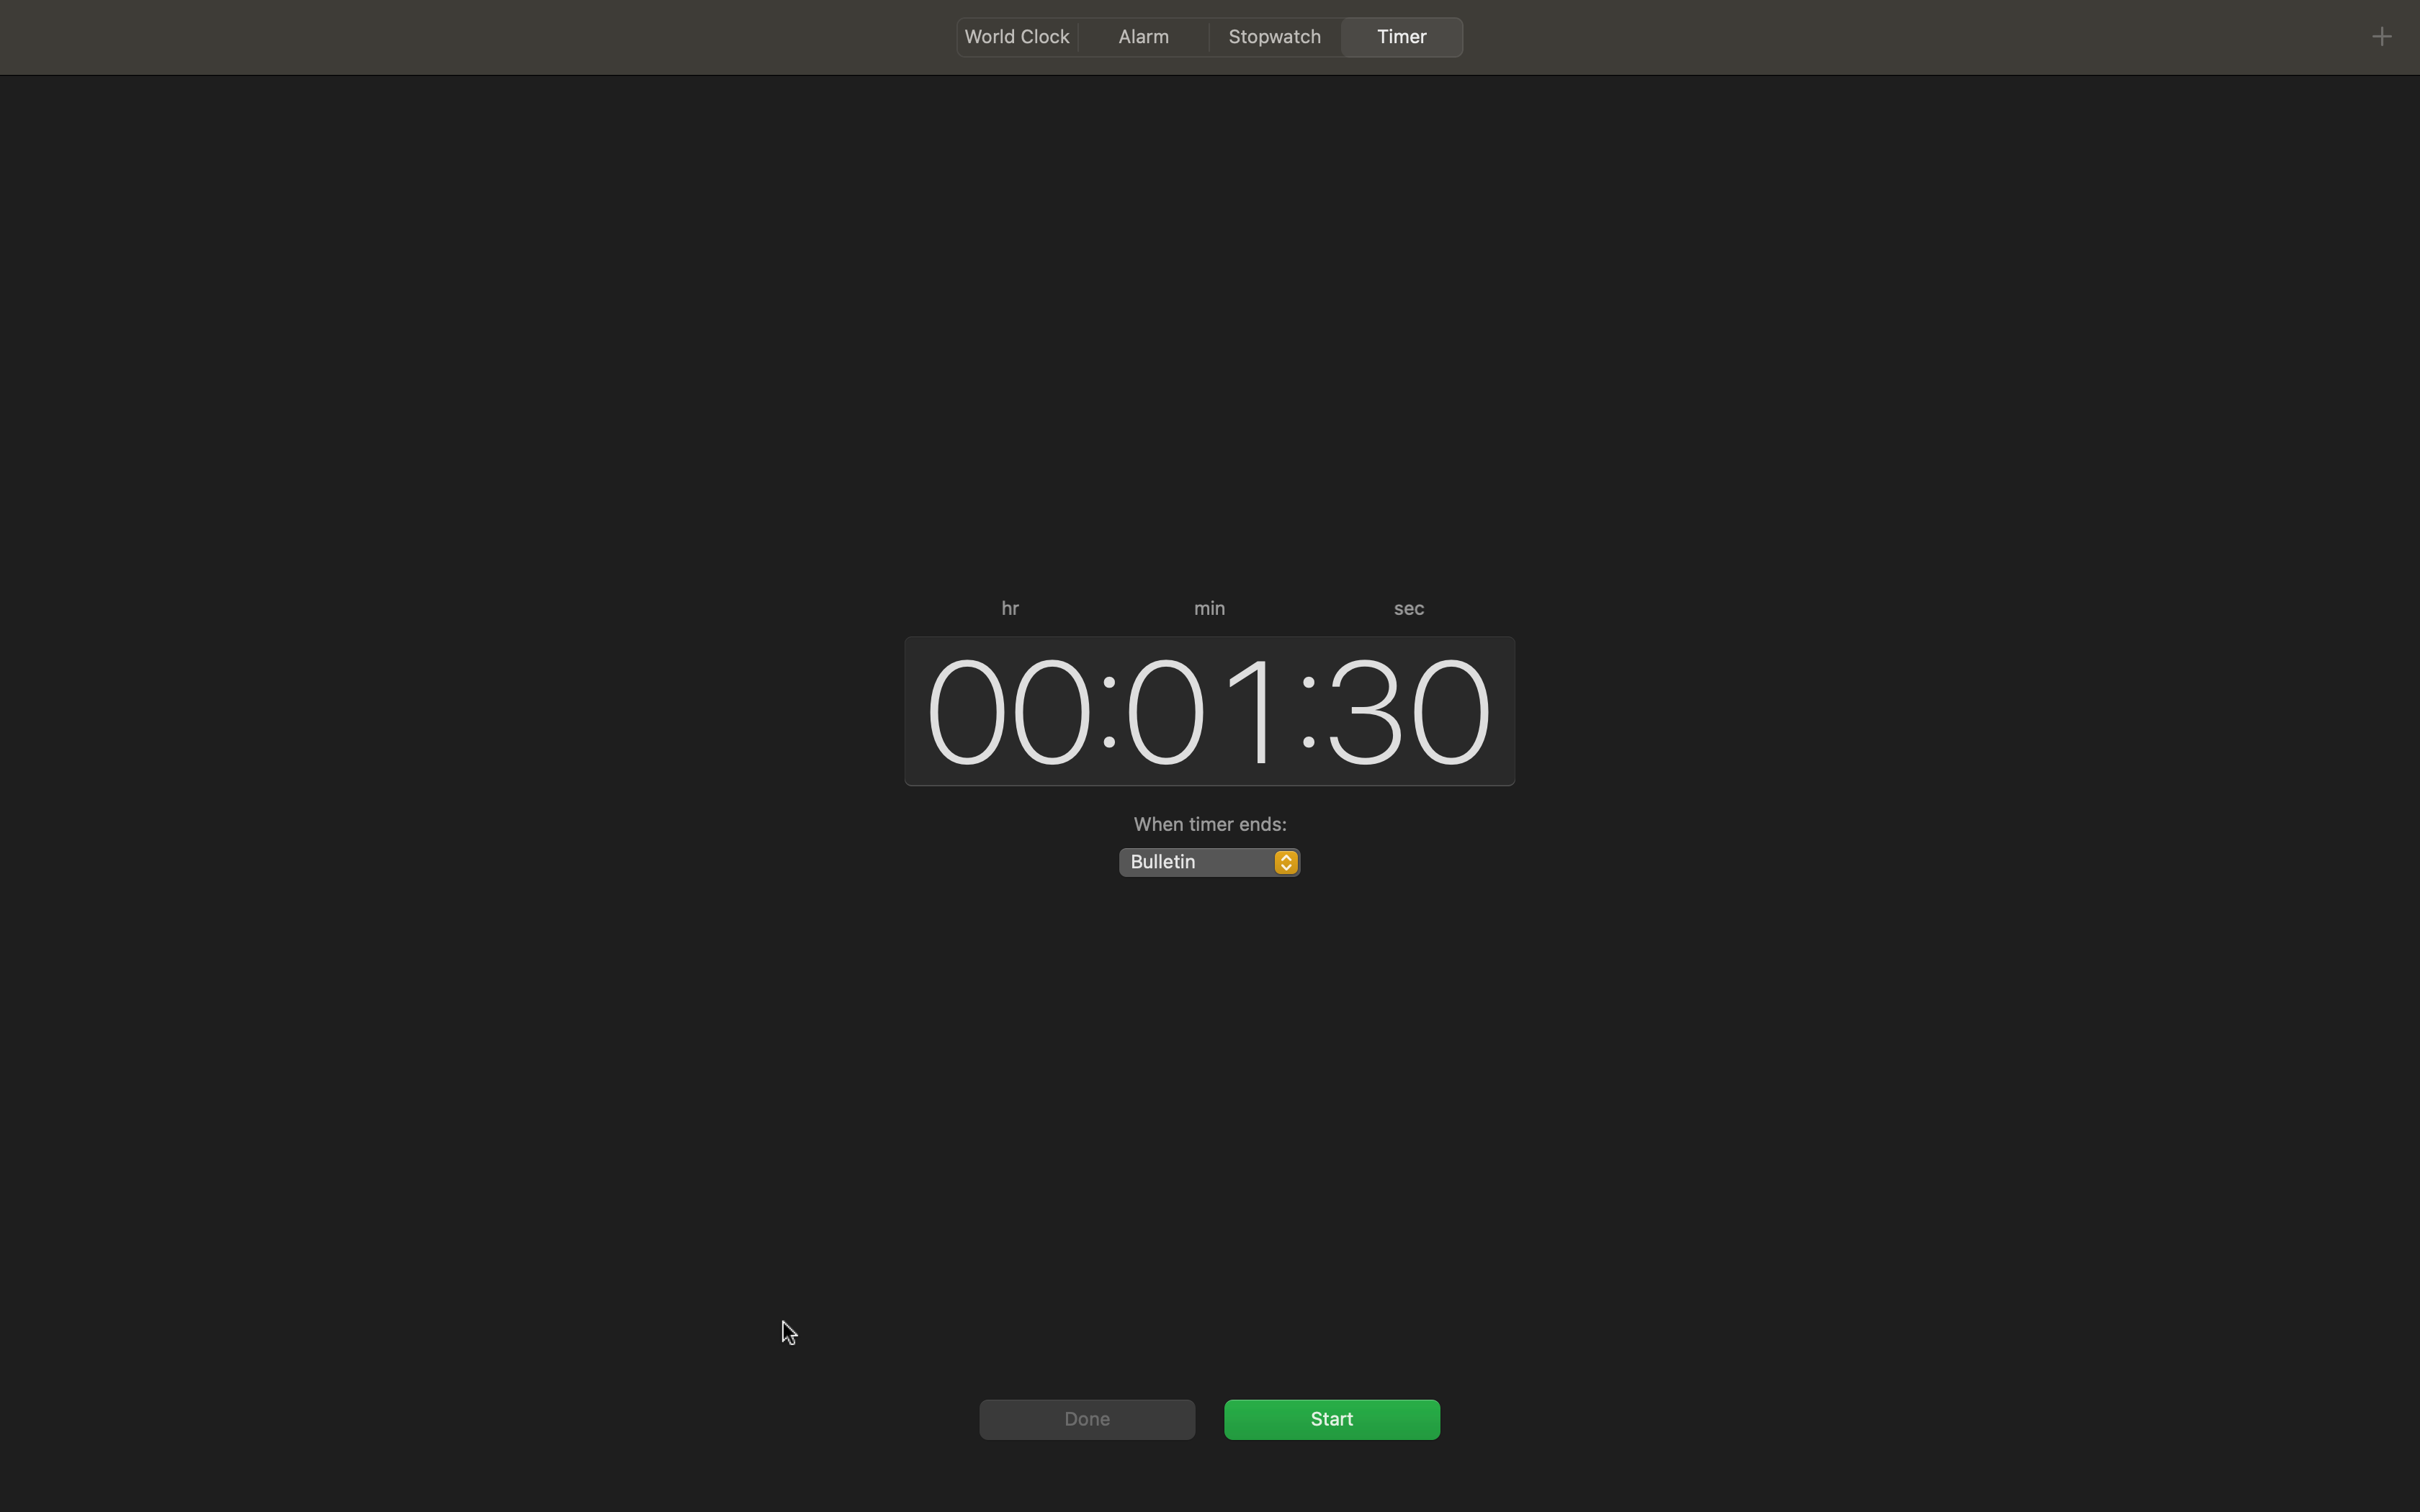 Image resolution: width=2420 pixels, height=1512 pixels. Describe the element at coordinates (1331, 1417) in the screenshot. I see `Interrupt Timer` at that location.